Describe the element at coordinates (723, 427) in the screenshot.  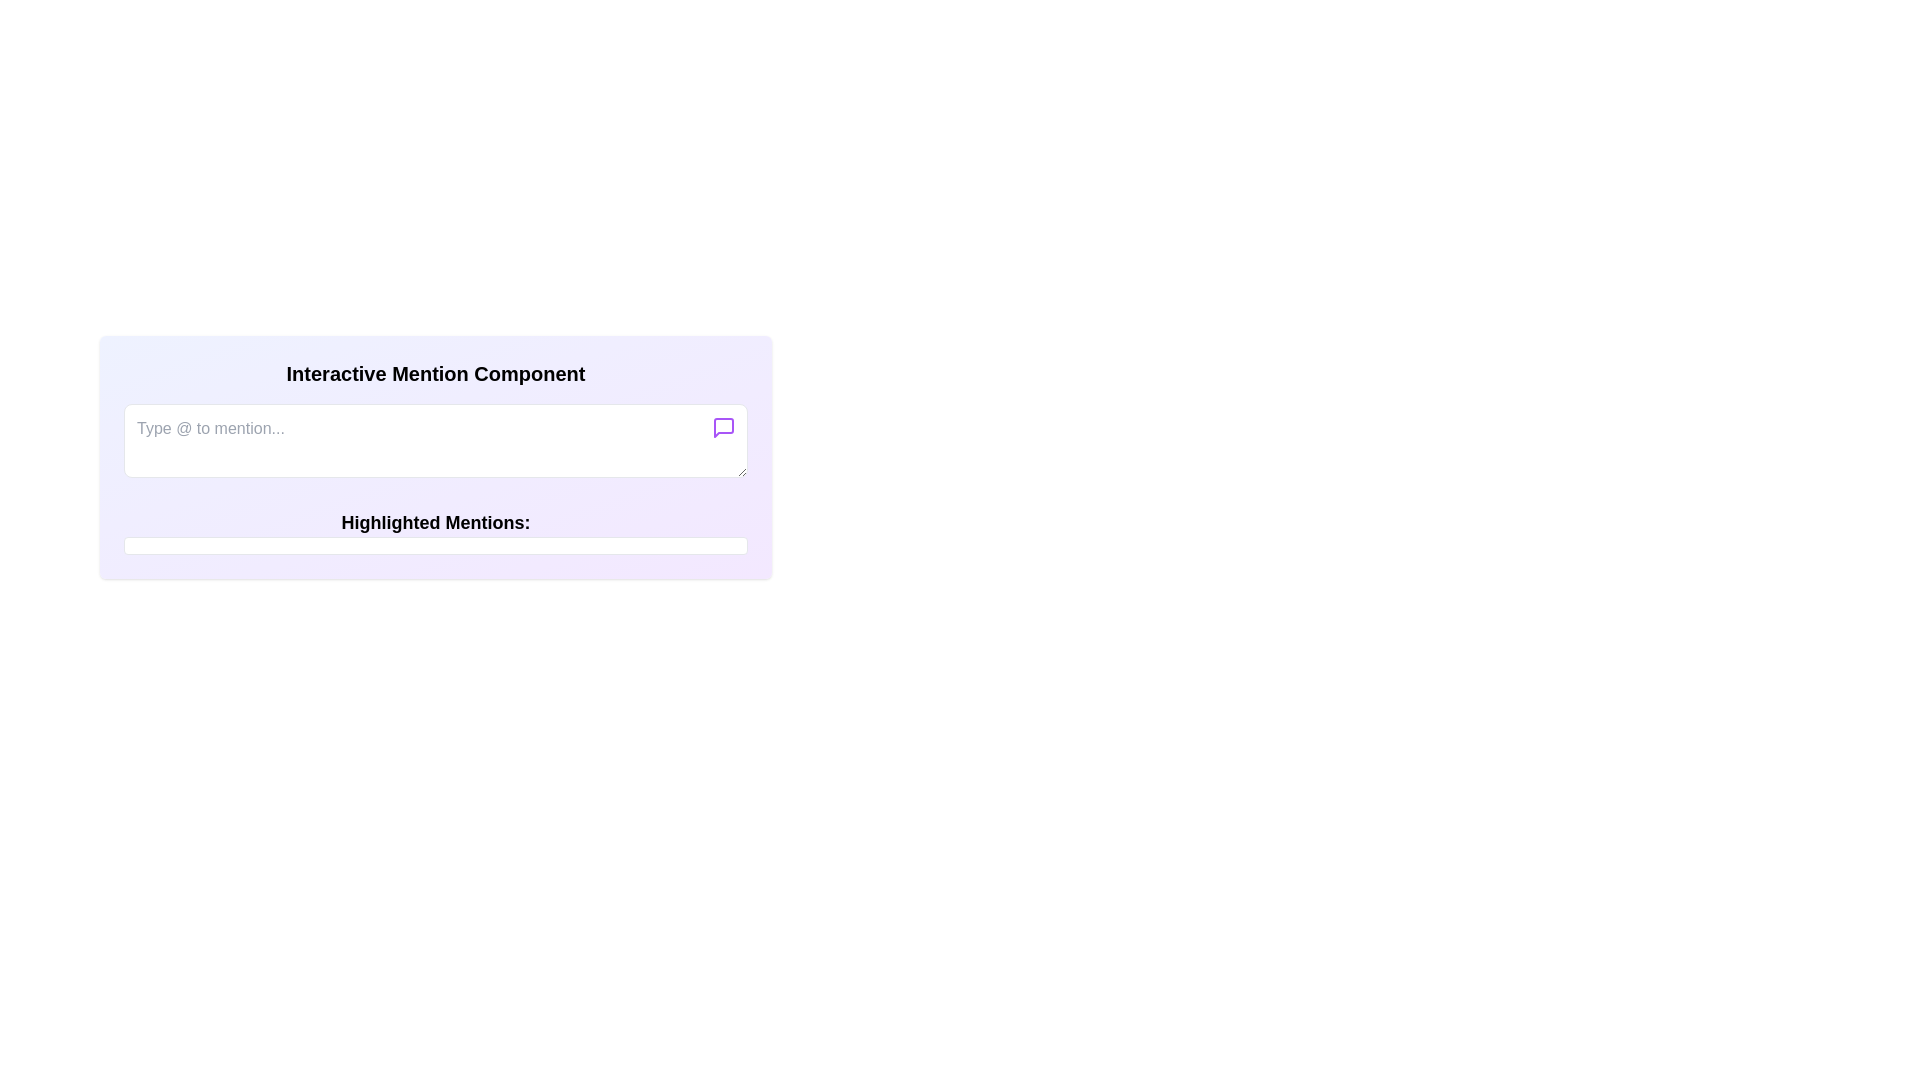
I see `the icon located at the top-right corner within the input box of the 'Interactive Mention Component', which serves as a symbolic representation for message or interaction-related actions` at that location.